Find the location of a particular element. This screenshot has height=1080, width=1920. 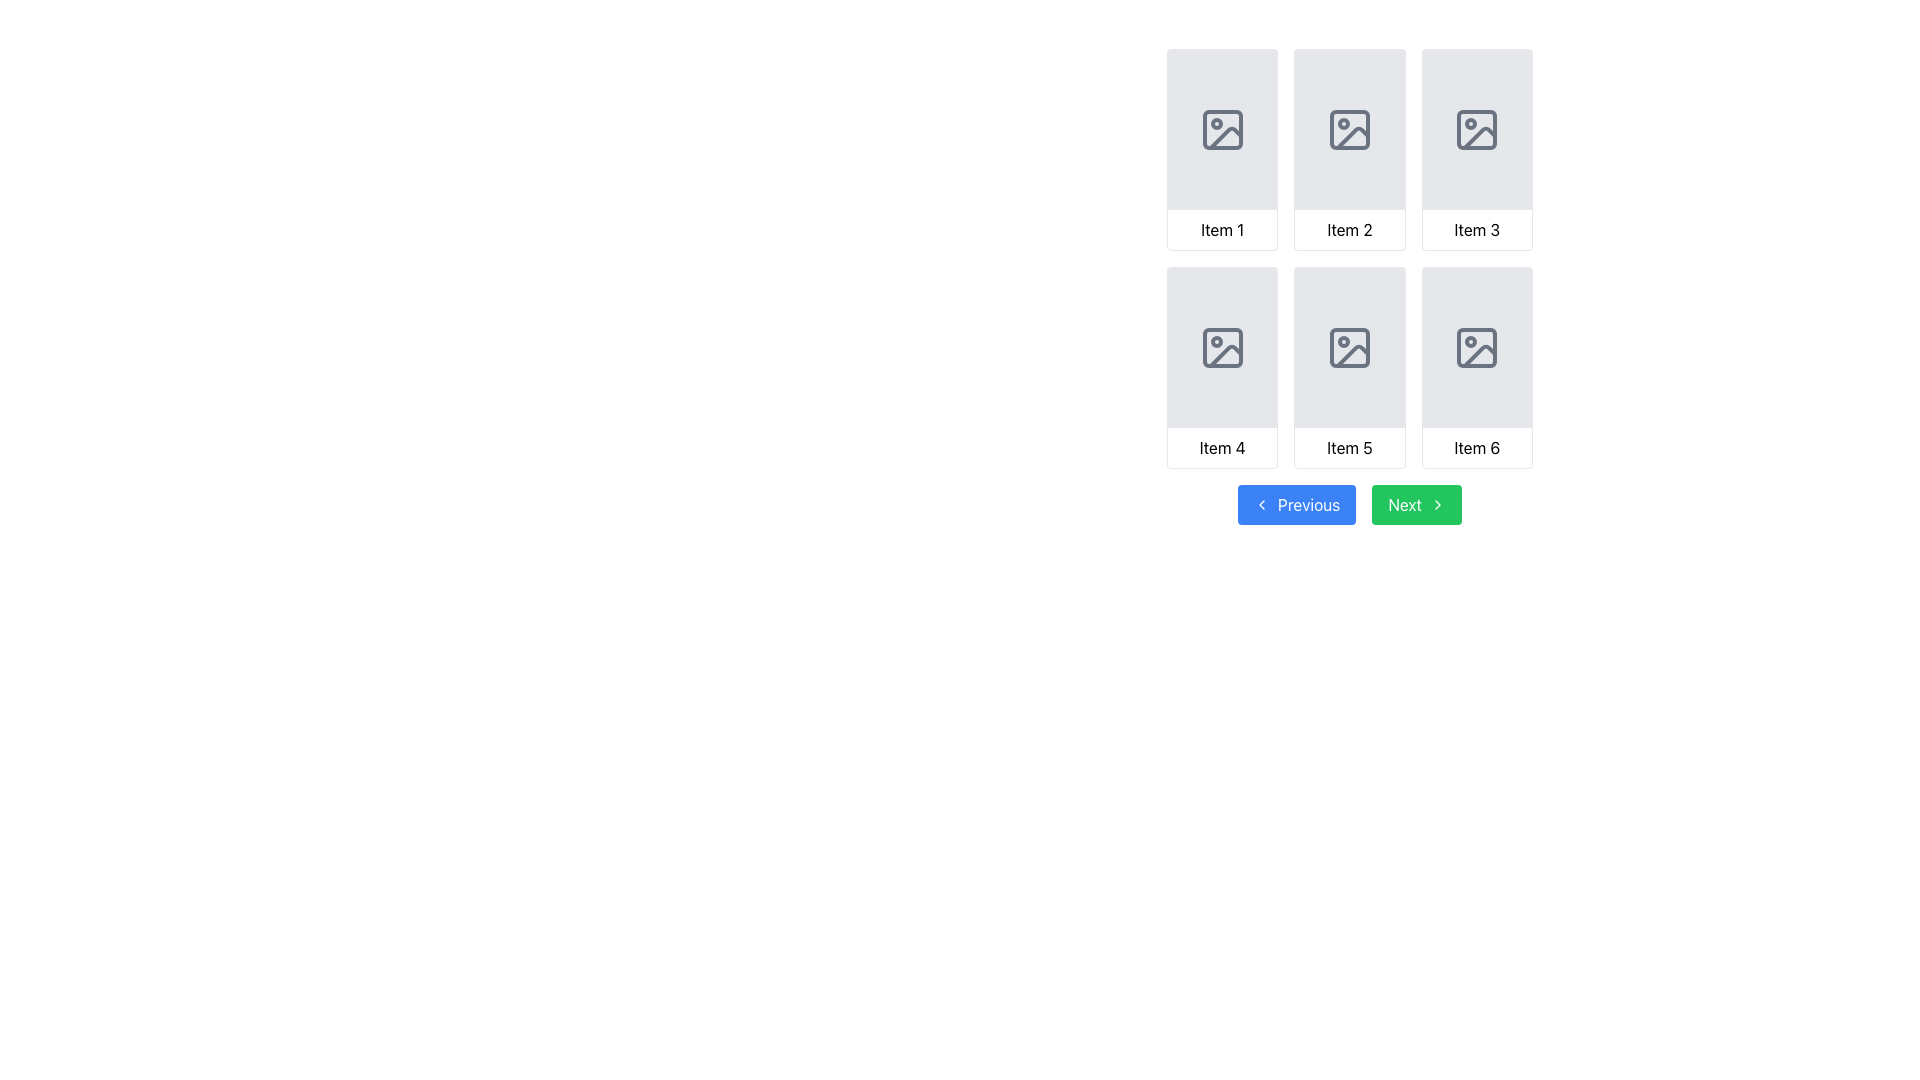

the text label displaying 'Item 4' is located at coordinates (1221, 446).